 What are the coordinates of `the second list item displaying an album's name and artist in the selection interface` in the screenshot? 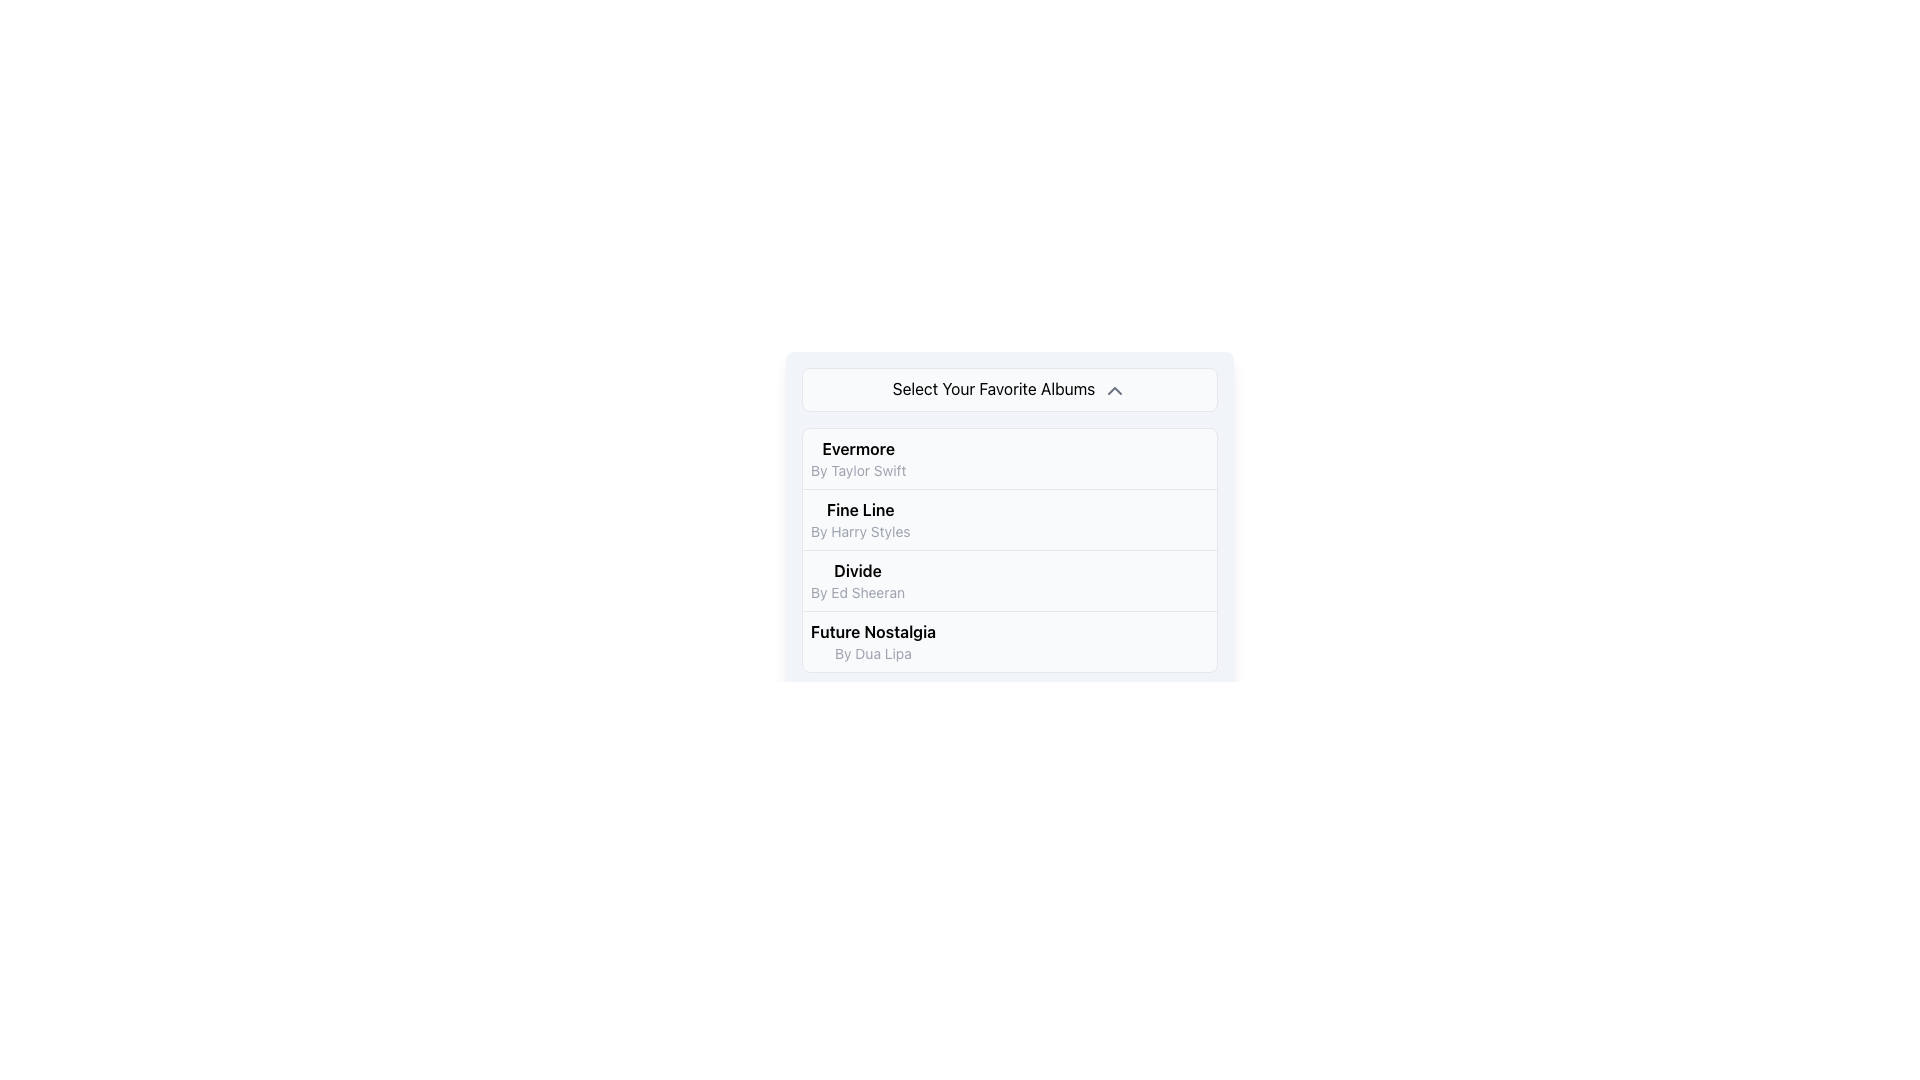 It's located at (1009, 504).